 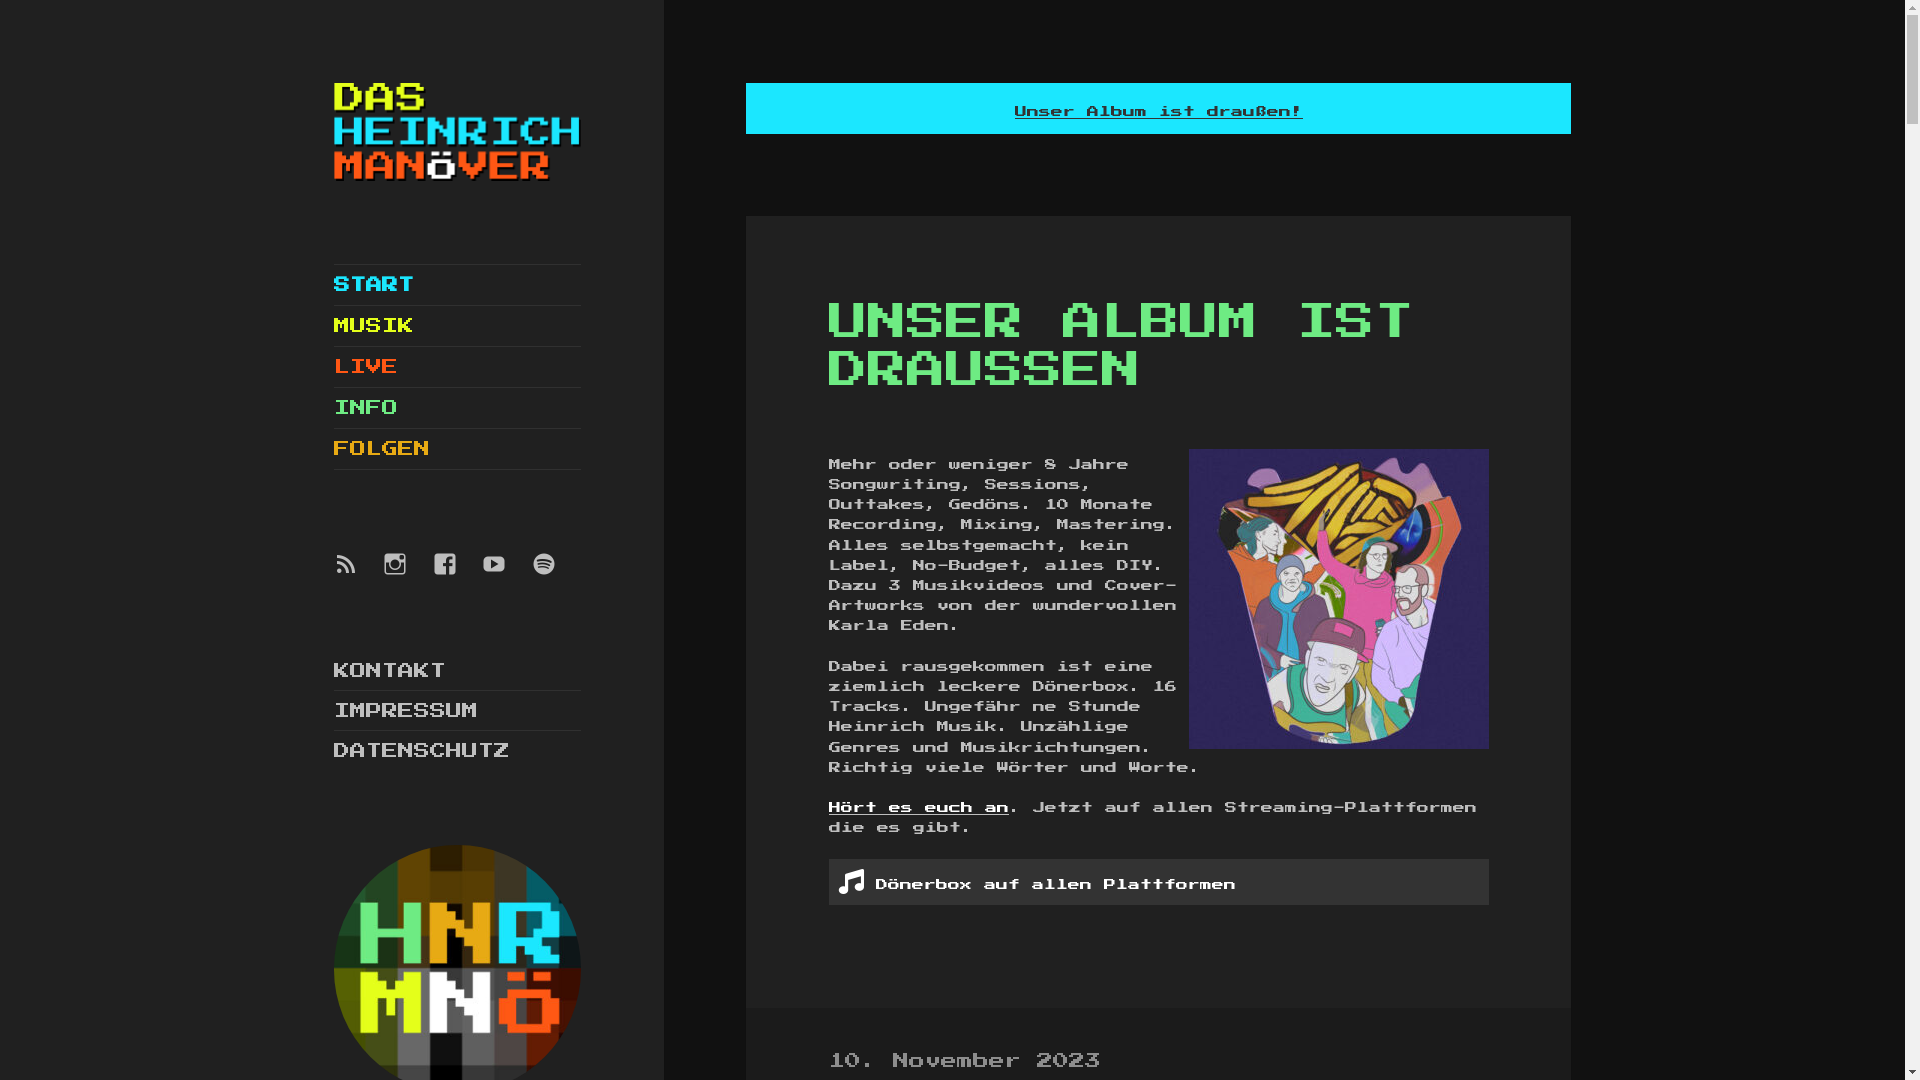 I want to click on 'START', so click(x=456, y=285).